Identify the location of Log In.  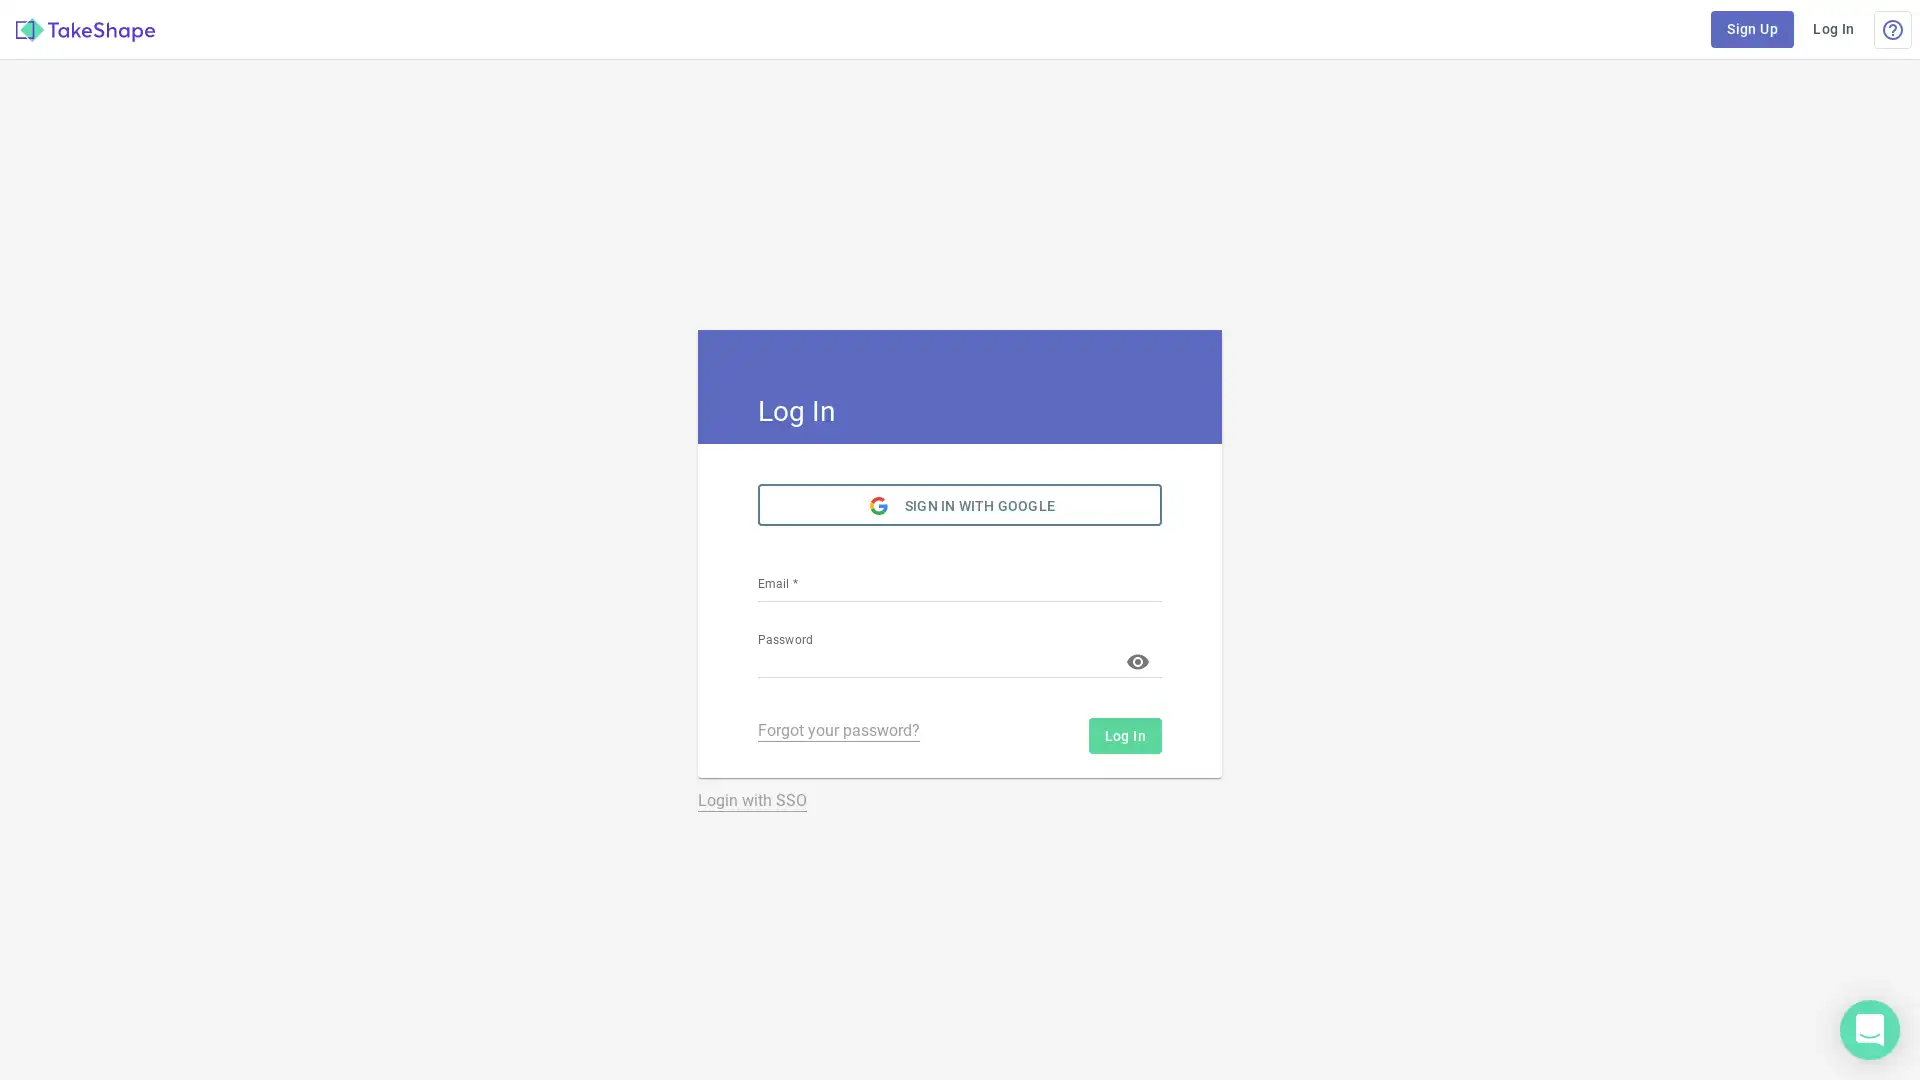
(1833, 29).